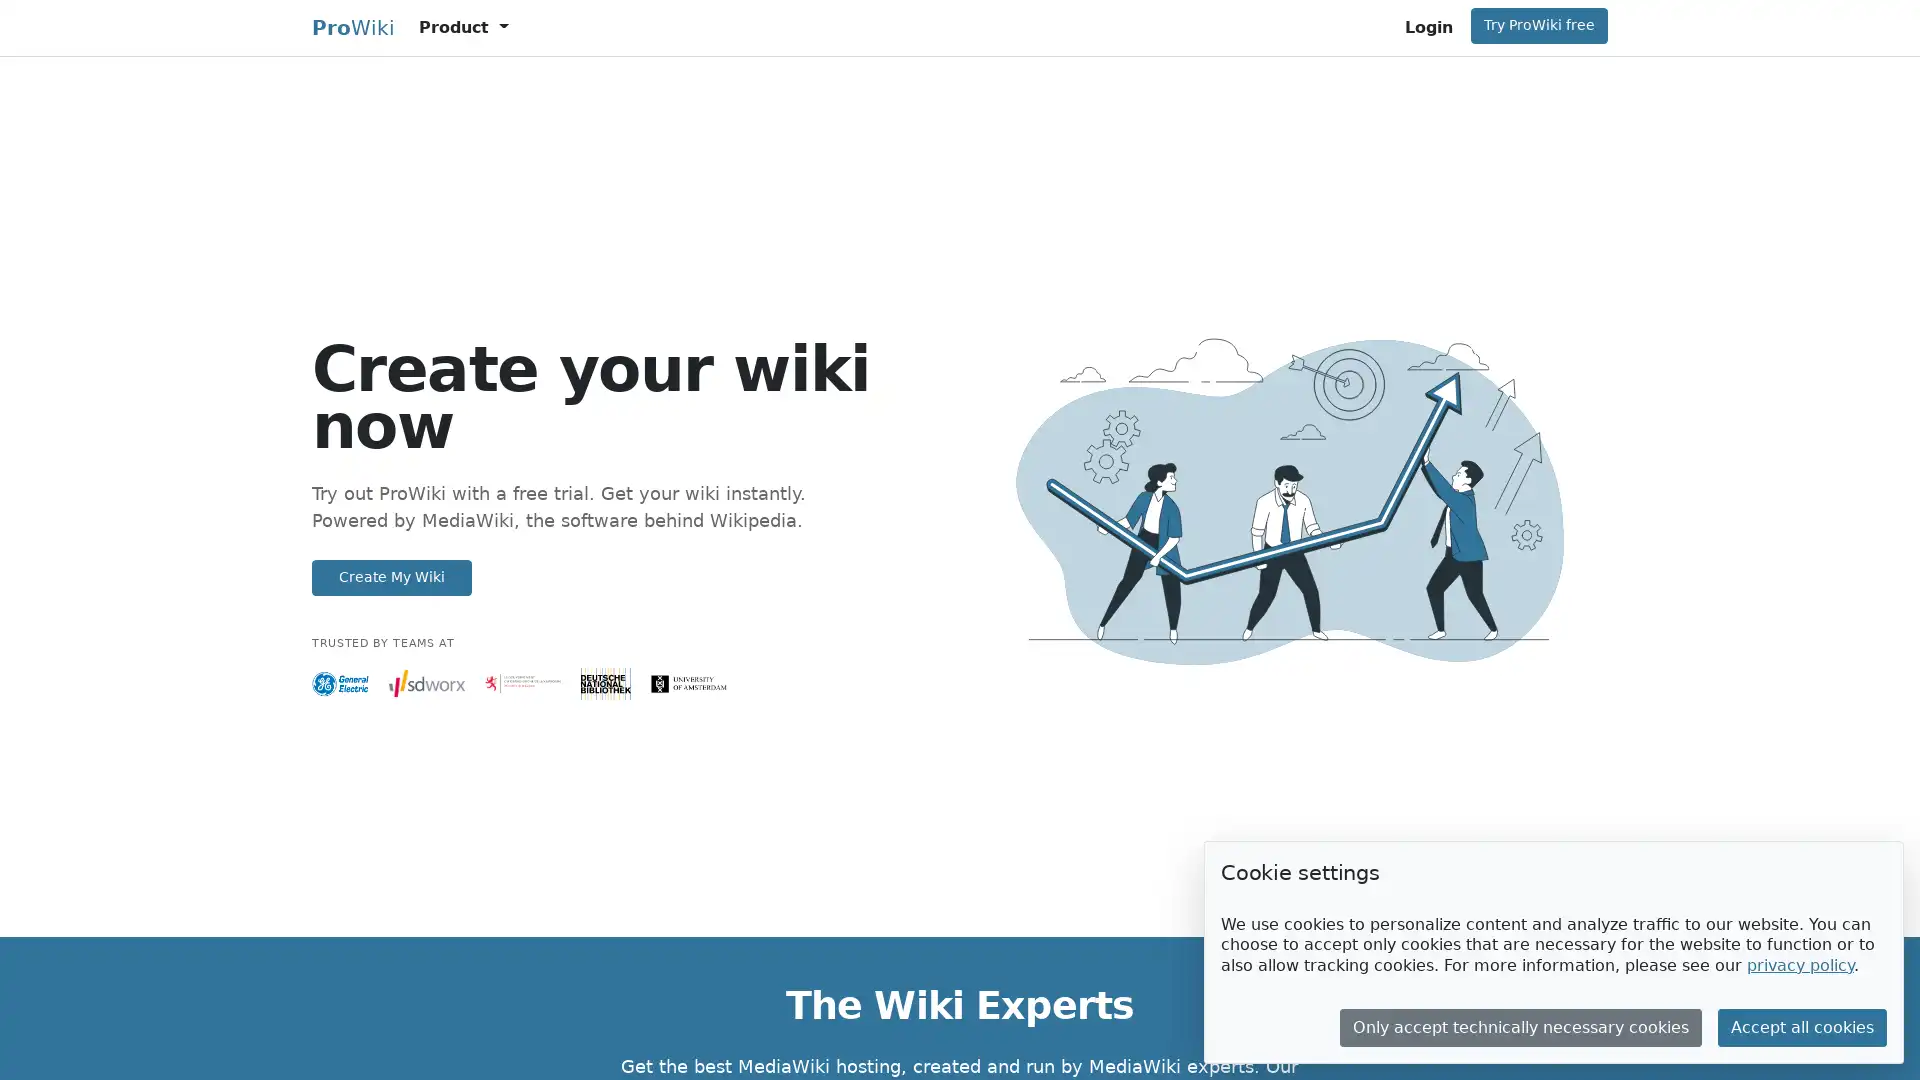 The height and width of the screenshot is (1080, 1920). I want to click on Accept all cookies, so click(1802, 1028).